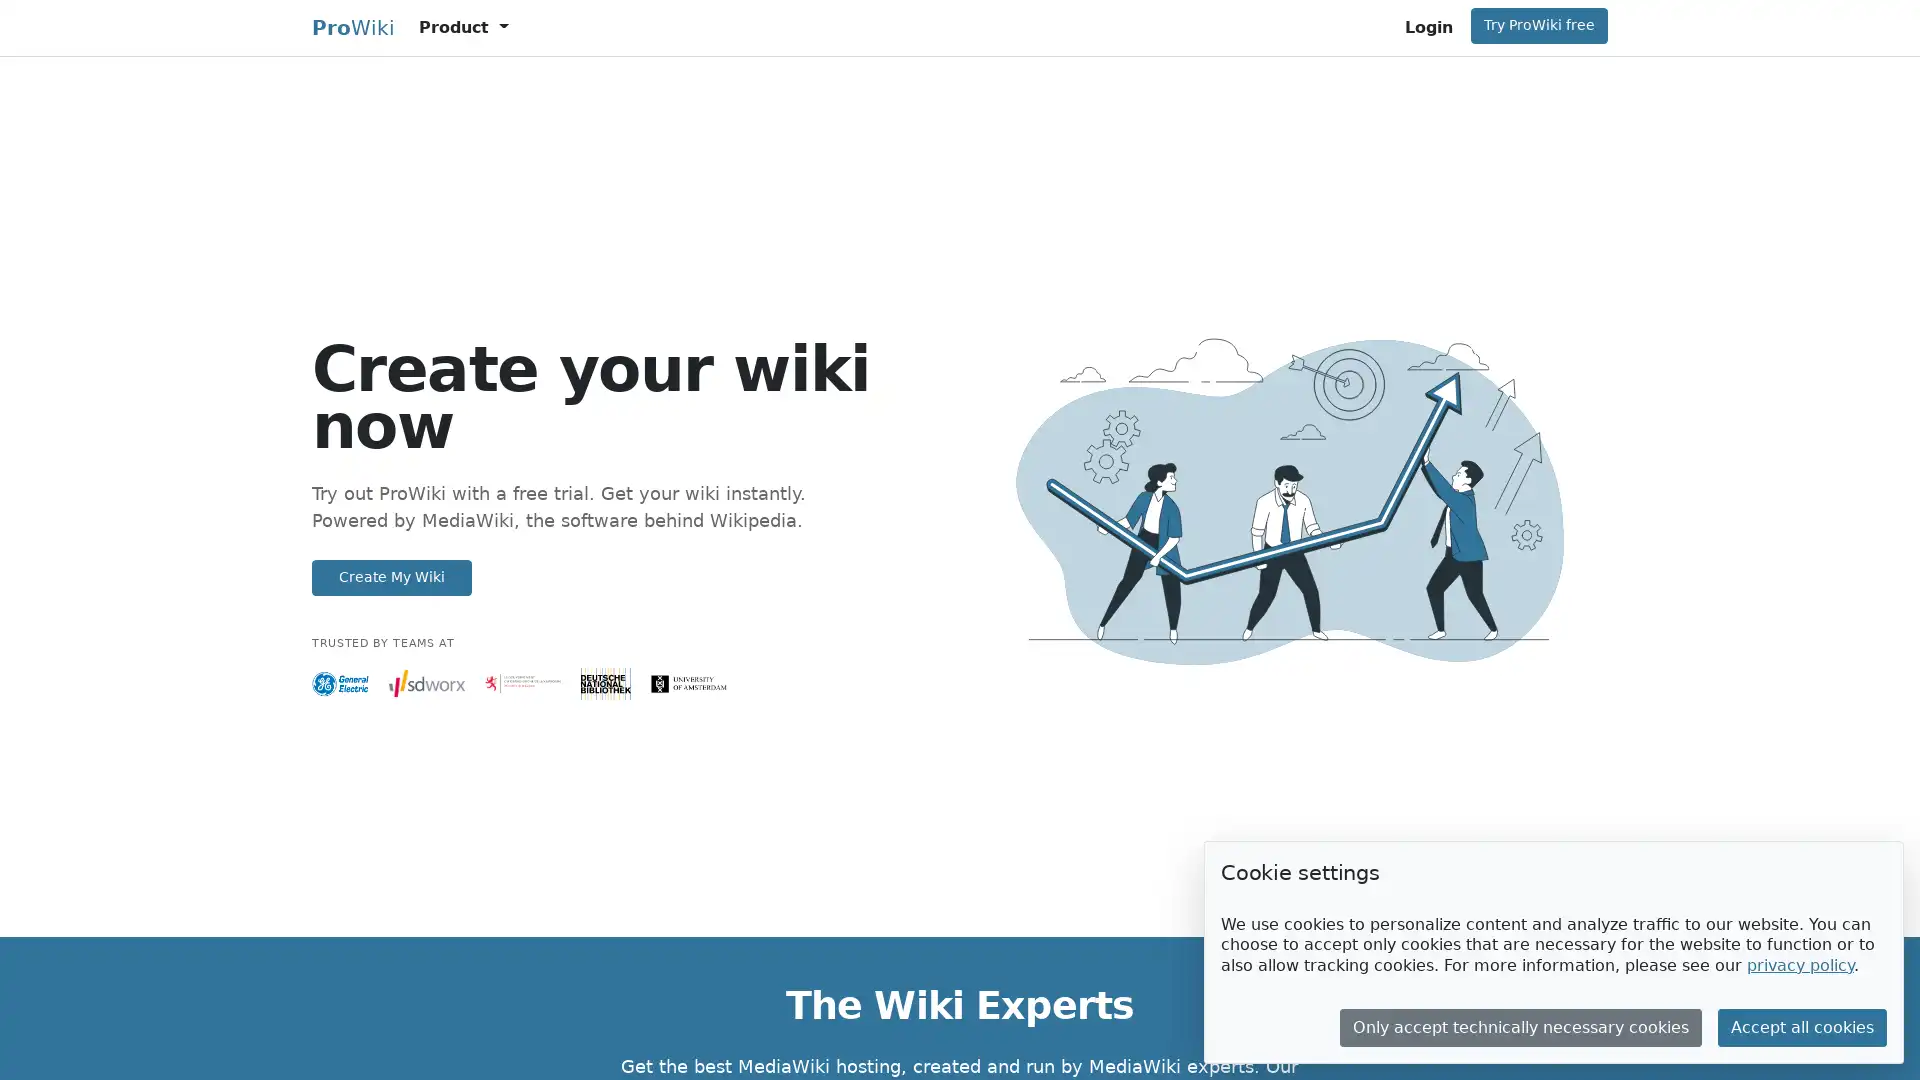 The height and width of the screenshot is (1080, 1920). I want to click on Accept all cookies, so click(1802, 1028).